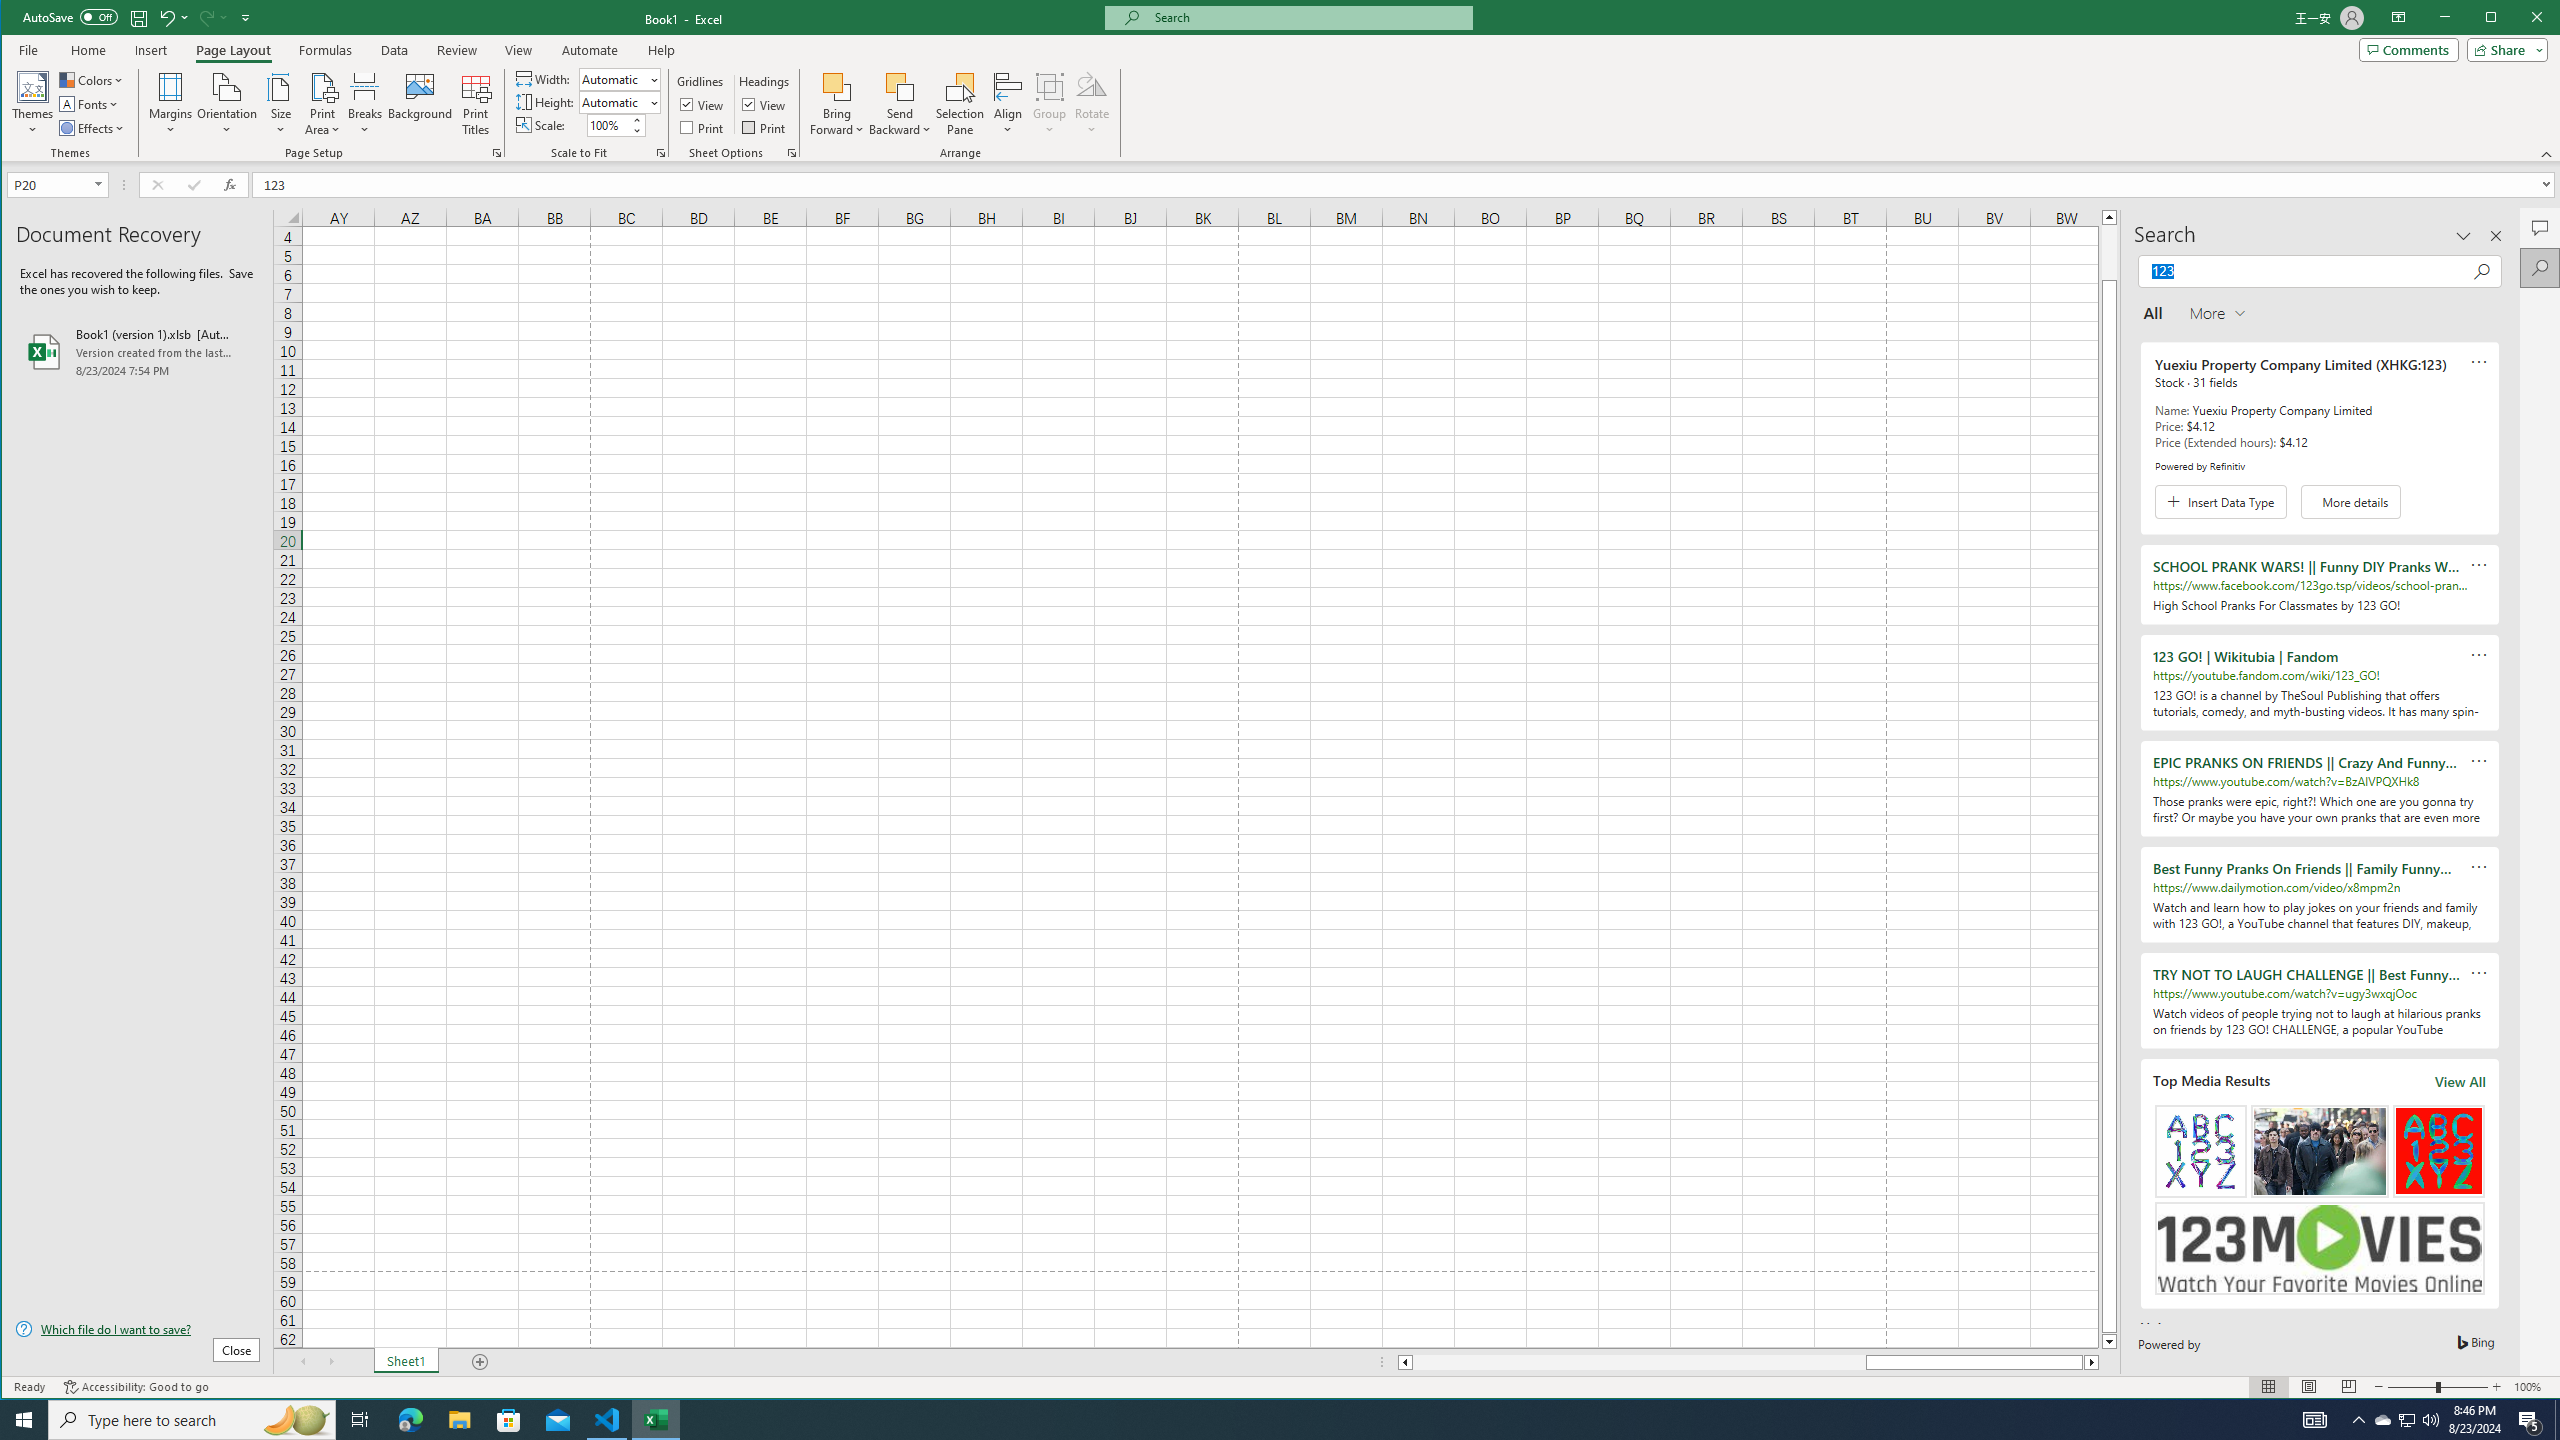  I want to click on 'Sheet Options', so click(790, 153).